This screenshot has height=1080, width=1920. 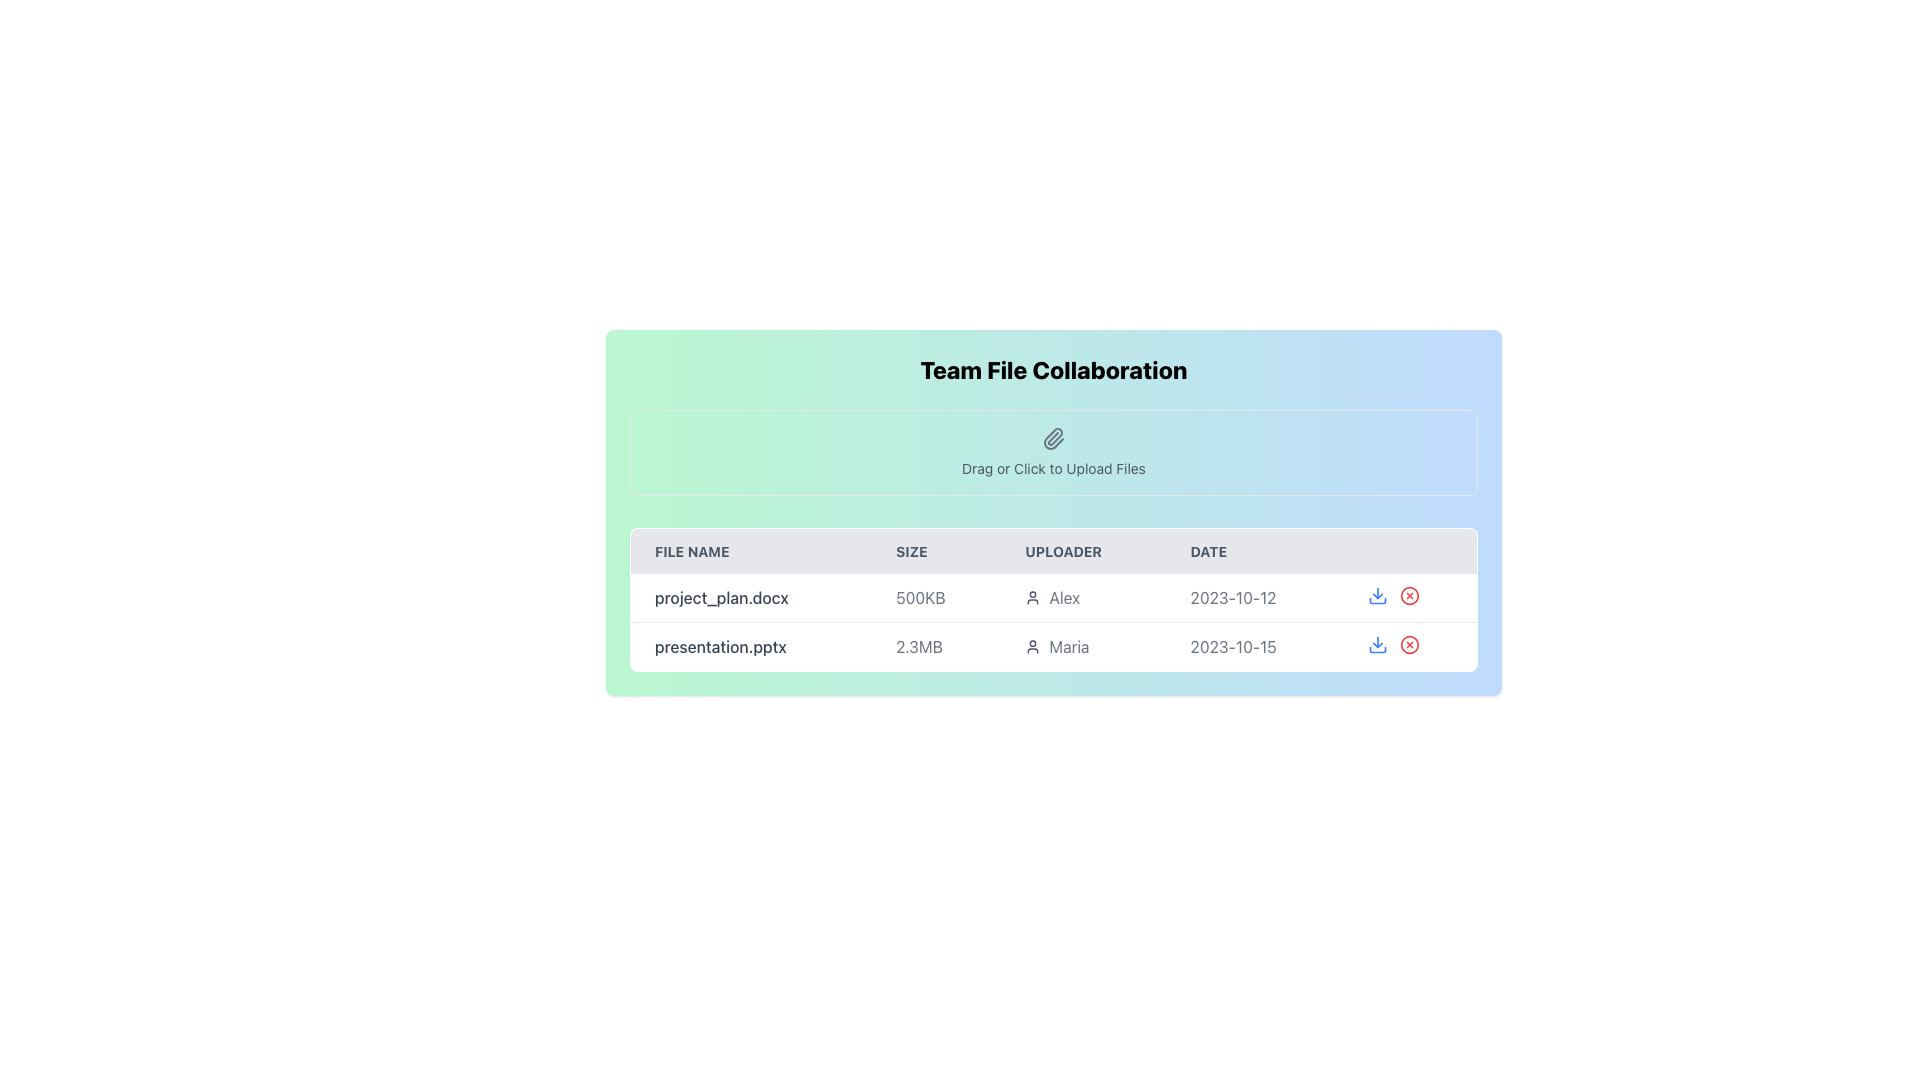 What do you see at coordinates (1083, 551) in the screenshot?
I see `the 'Uploader' text label, which is the third column header in the table layout, displaying the word 'Uploader' in uppercase letters with a gray background` at bounding box center [1083, 551].